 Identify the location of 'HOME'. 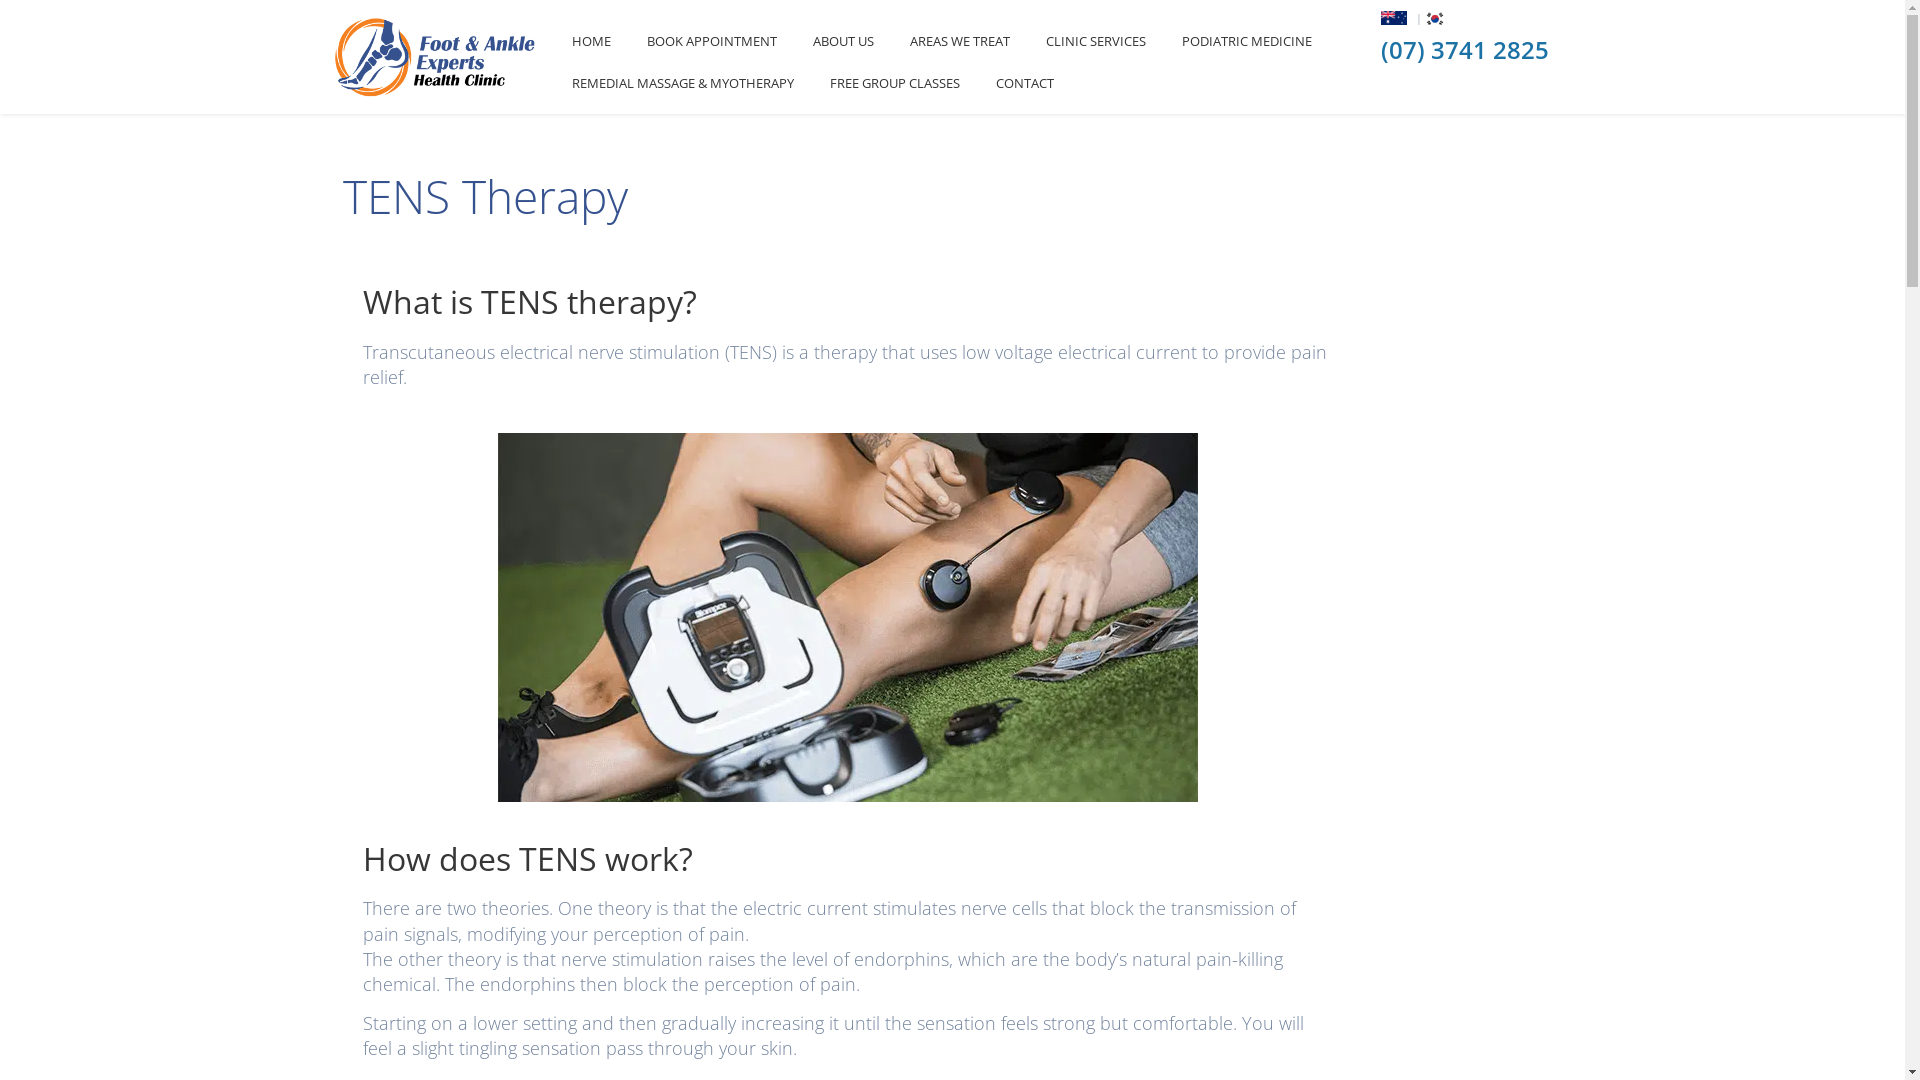
(553, 41).